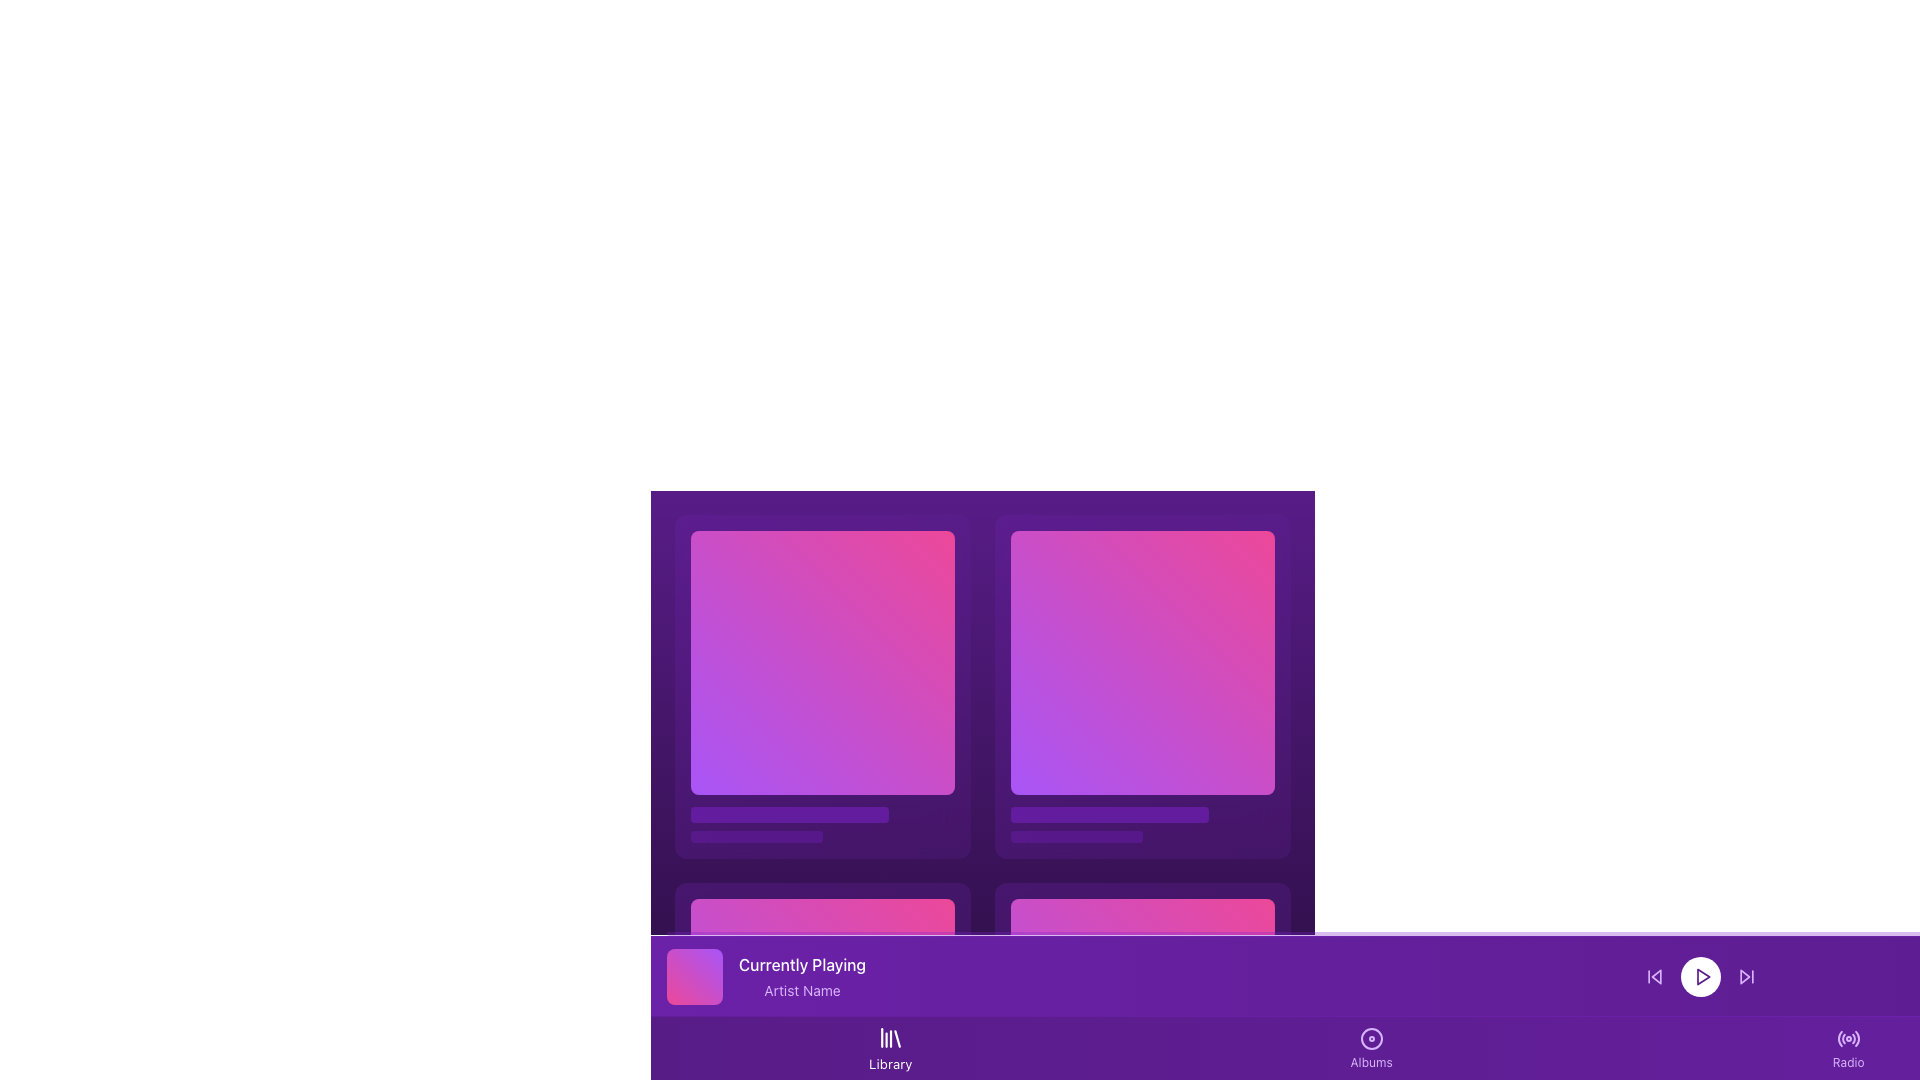 Image resolution: width=1920 pixels, height=1080 pixels. What do you see at coordinates (802, 975) in the screenshot?
I see `the text block displaying information about the currently playing media, including the track title and artist, positioned in the now-playing section of the application` at bounding box center [802, 975].